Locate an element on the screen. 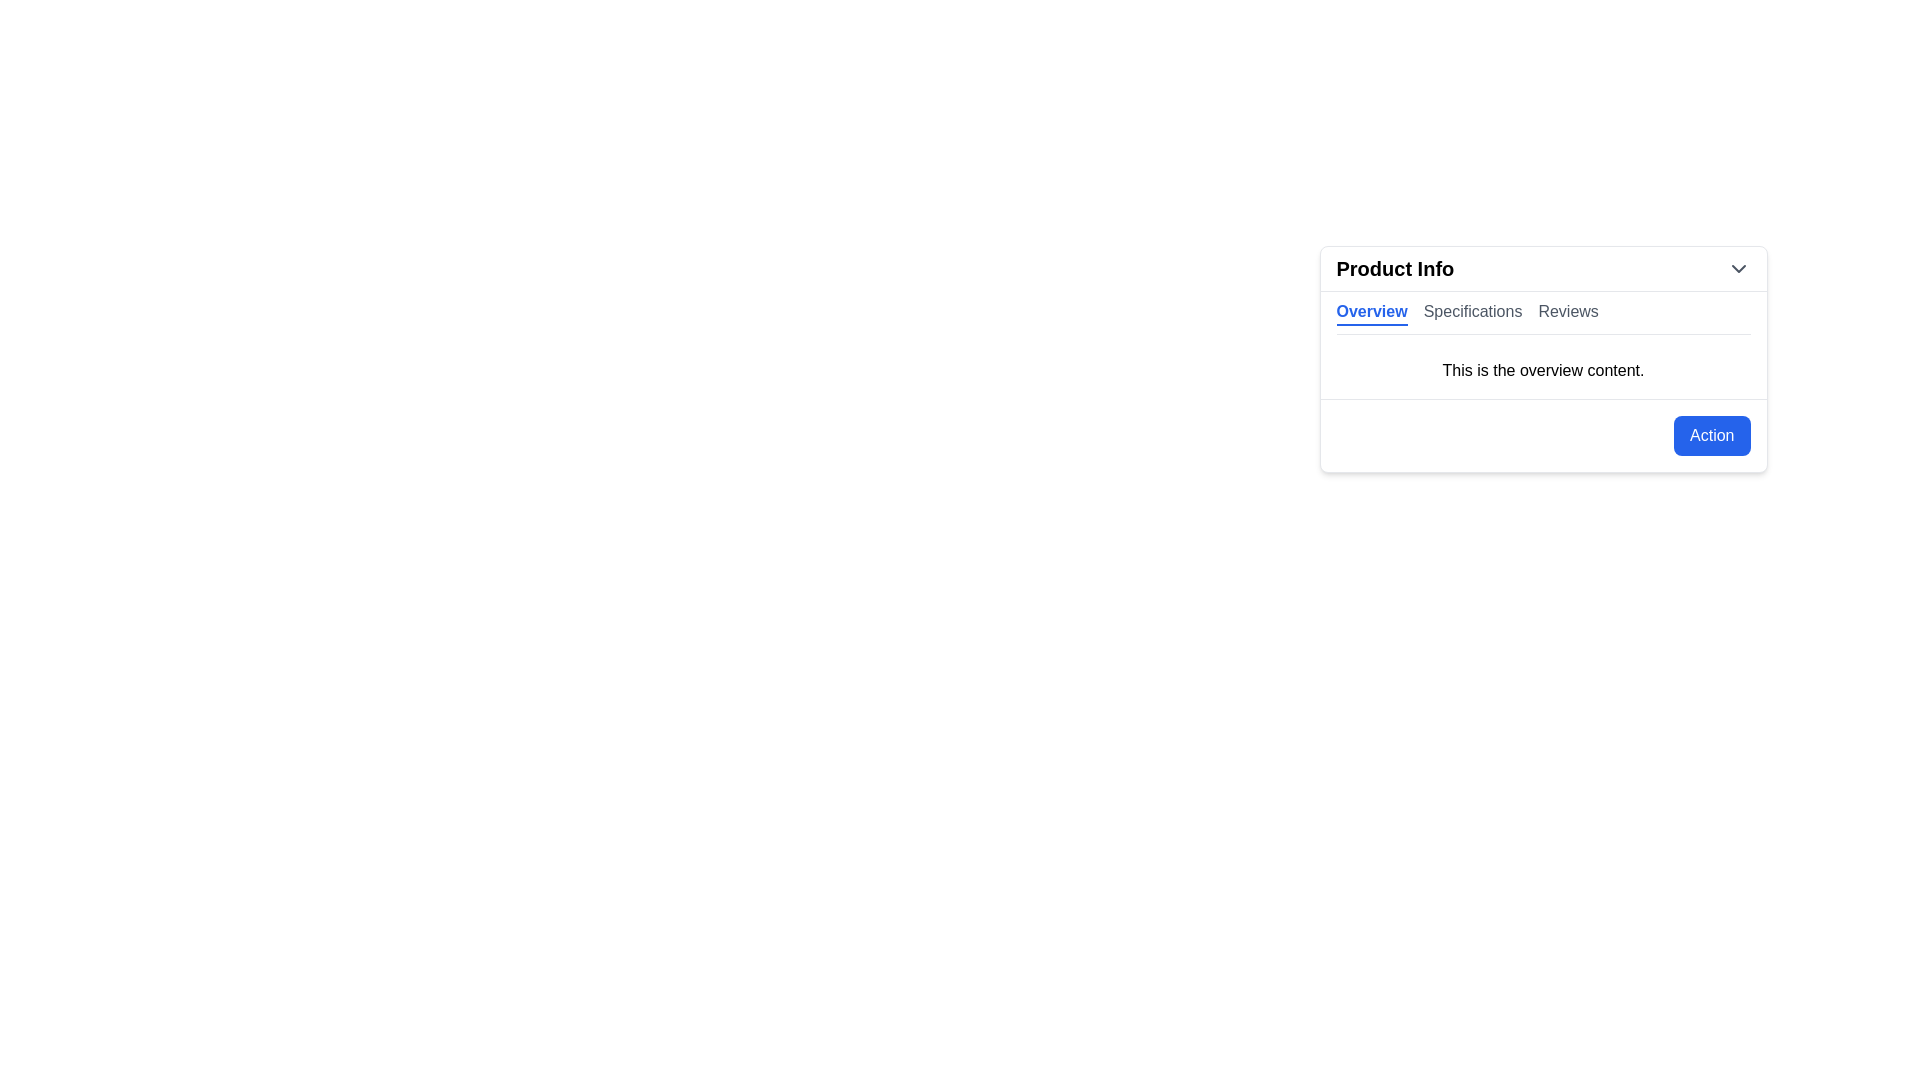 Image resolution: width=1920 pixels, height=1080 pixels. text from the Text Label located in the header of the card-like section, which serves as a title indicating product information is located at coordinates (1394, 268).